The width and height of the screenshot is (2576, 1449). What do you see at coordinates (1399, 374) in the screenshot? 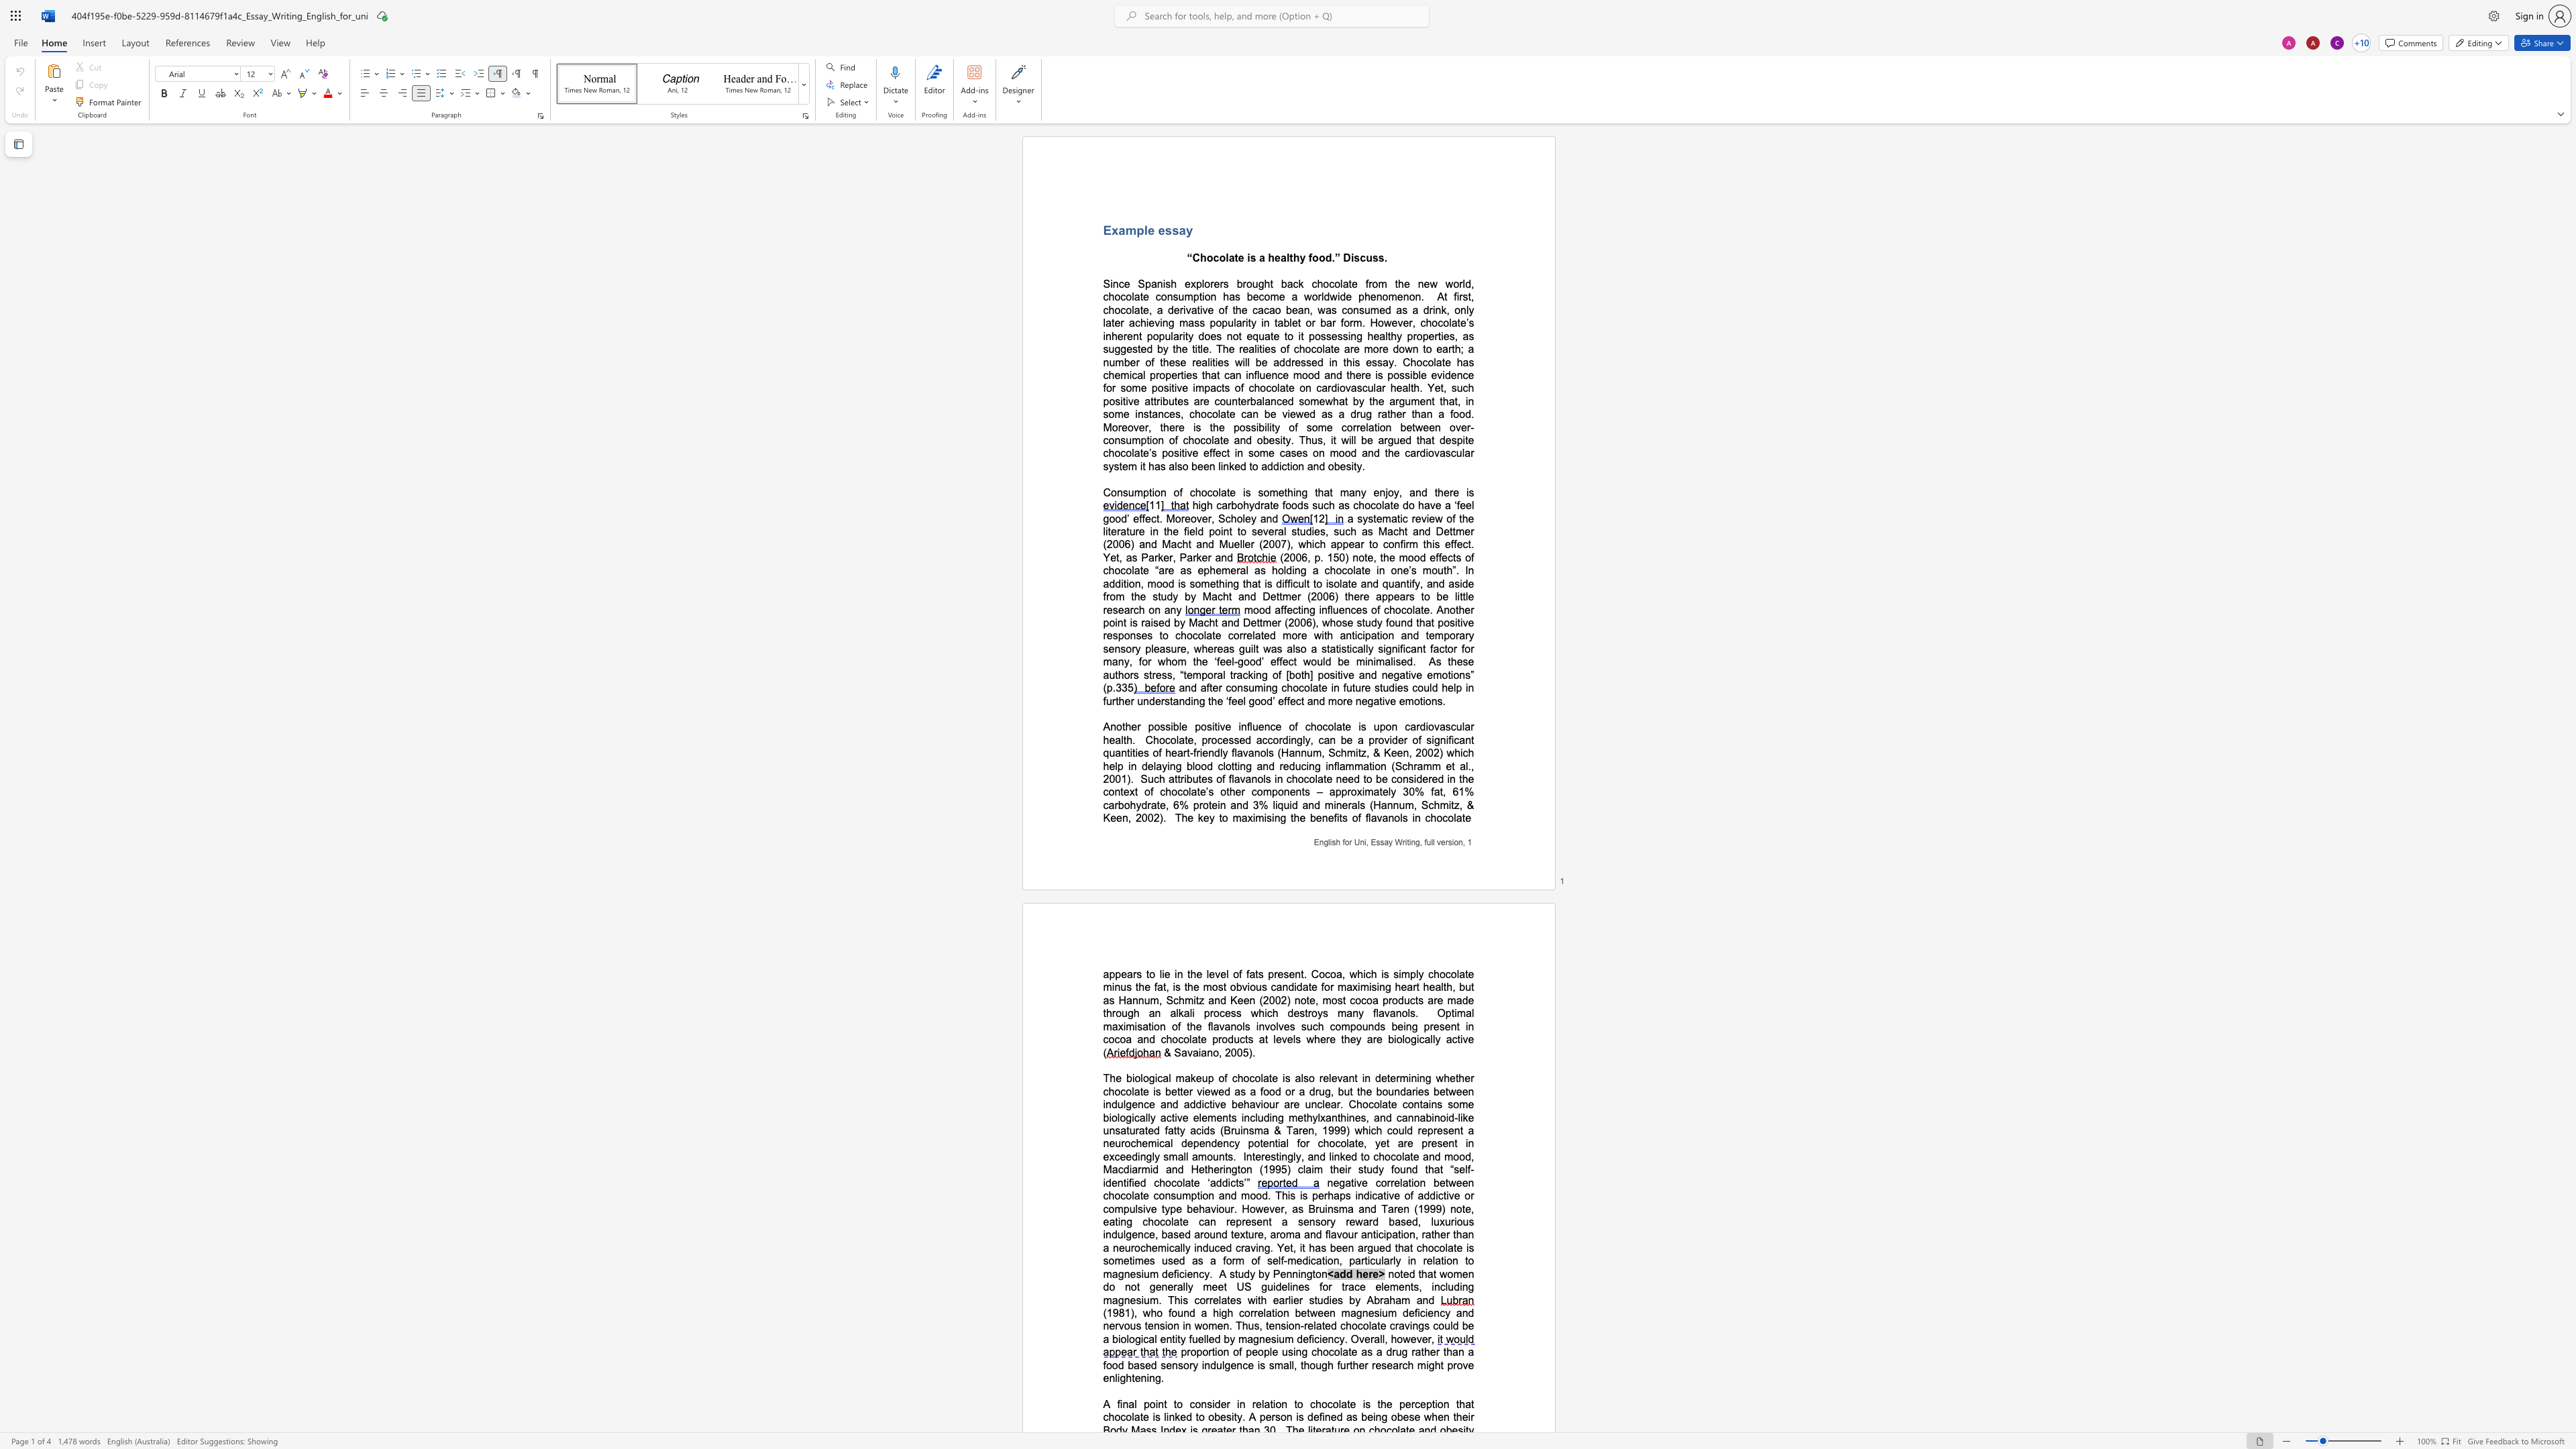
I see `the space between the continuous character "o" and "s" in the text` at bounding box center [1399, 374].